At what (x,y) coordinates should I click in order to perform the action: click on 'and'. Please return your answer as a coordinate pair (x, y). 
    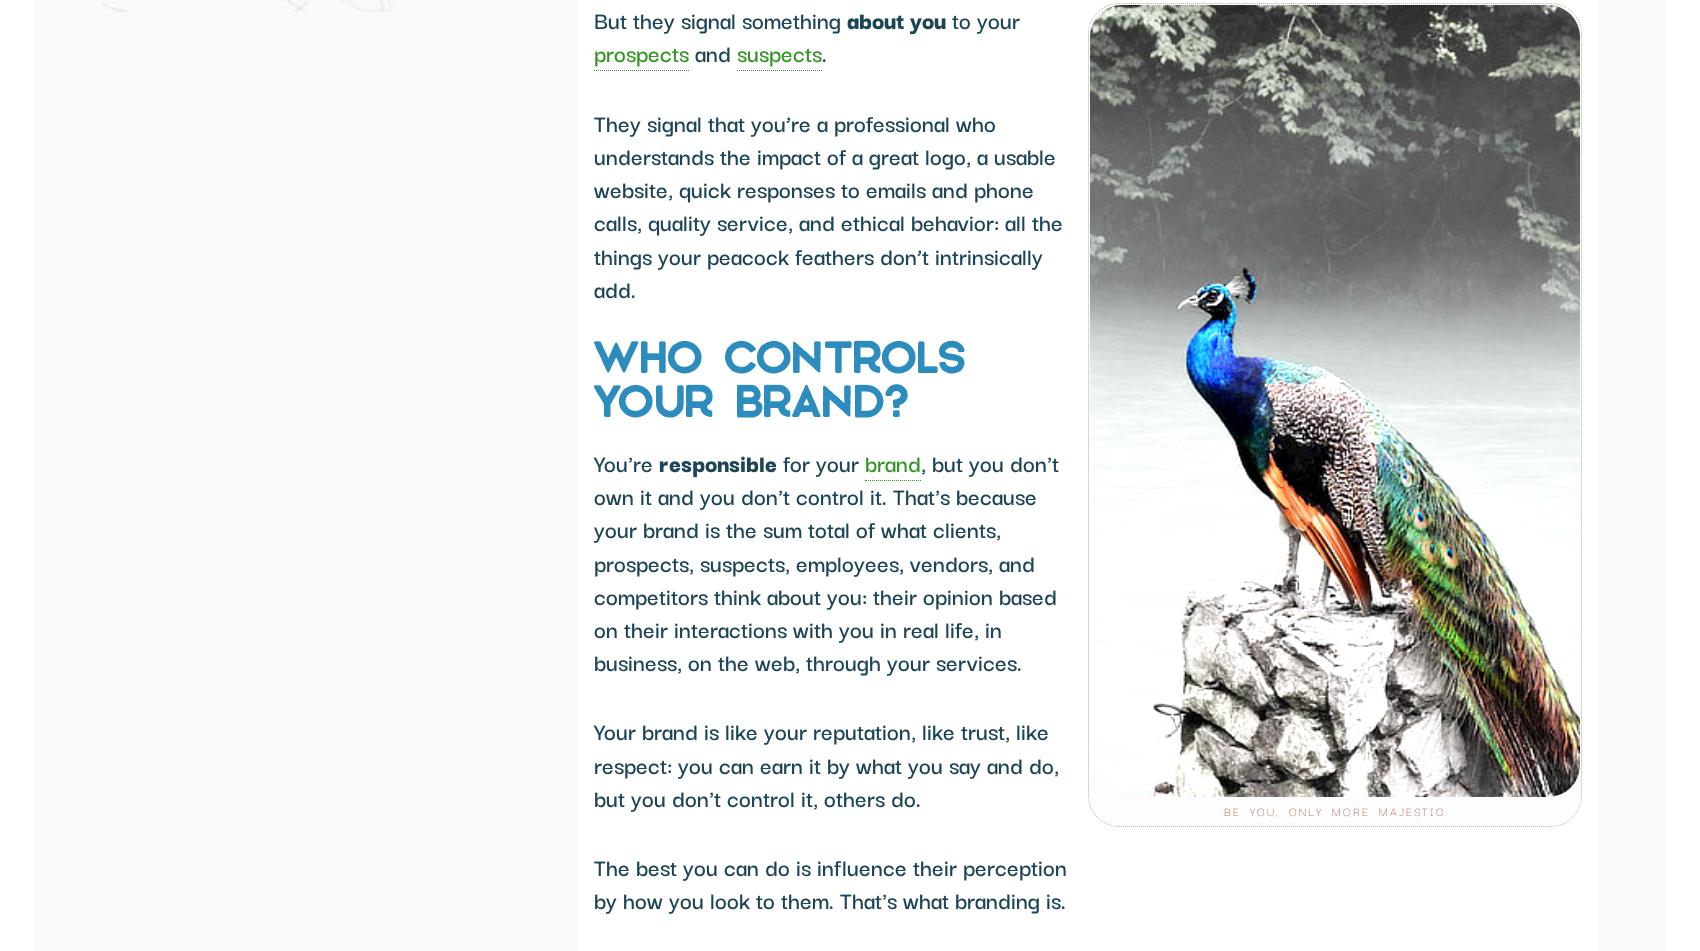
    Looking at the image, I should click on (712, 52).